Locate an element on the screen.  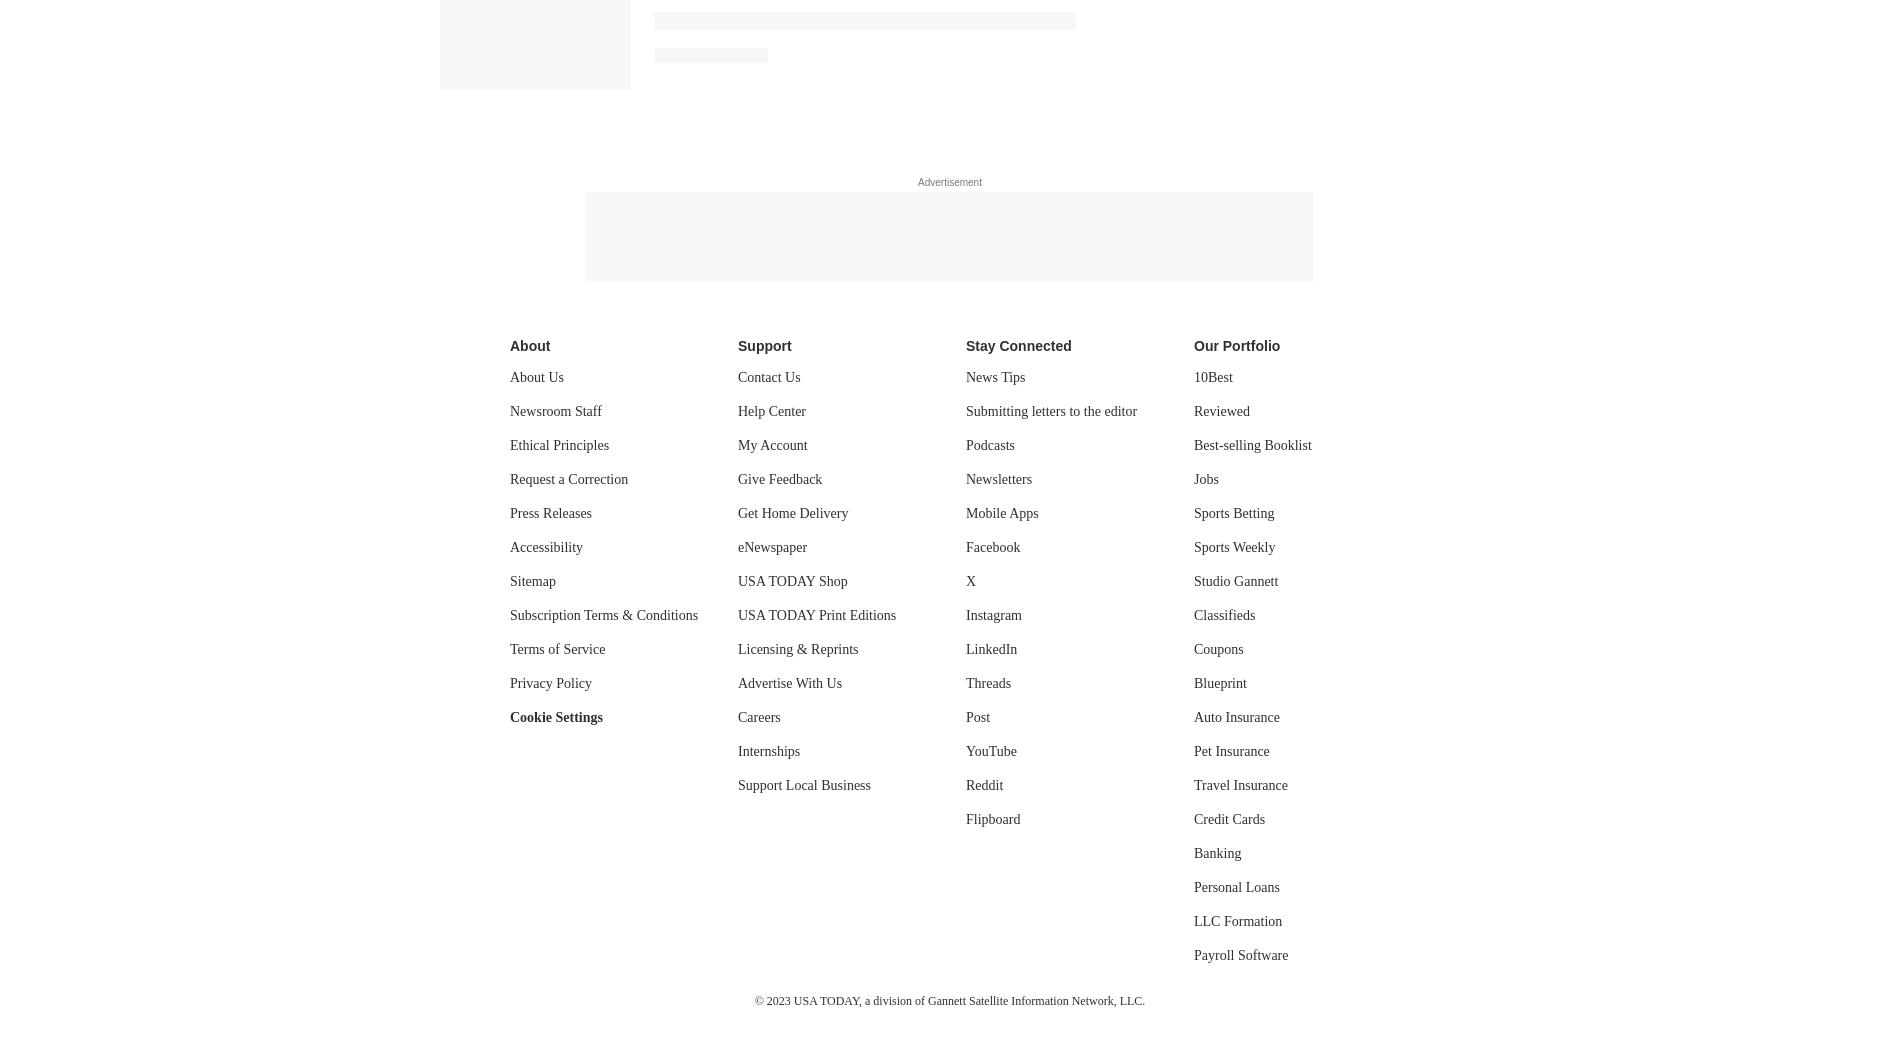
'Travel Insurance' is located at coordinates (1239, 785).